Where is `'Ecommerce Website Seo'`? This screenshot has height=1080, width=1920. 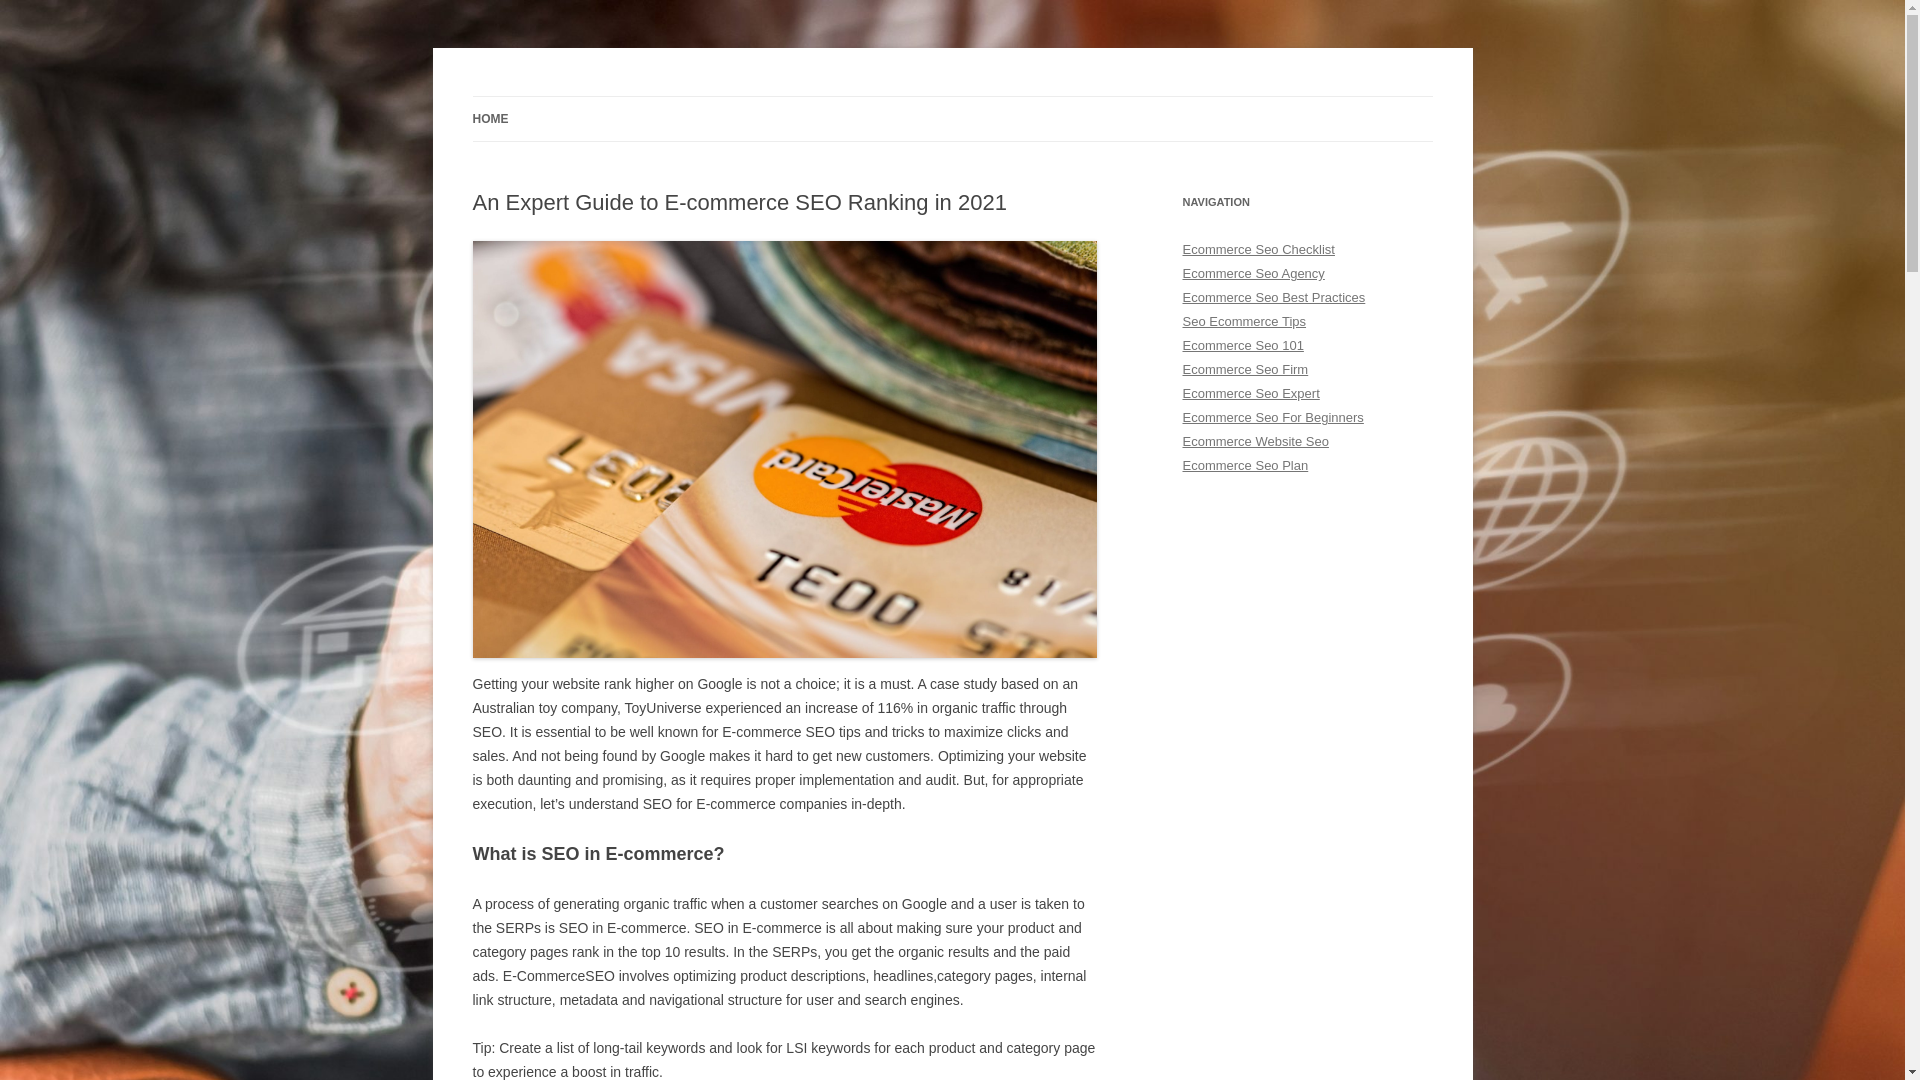
'Ecommerce Website Seo' is located at coordinates (1253, 440).